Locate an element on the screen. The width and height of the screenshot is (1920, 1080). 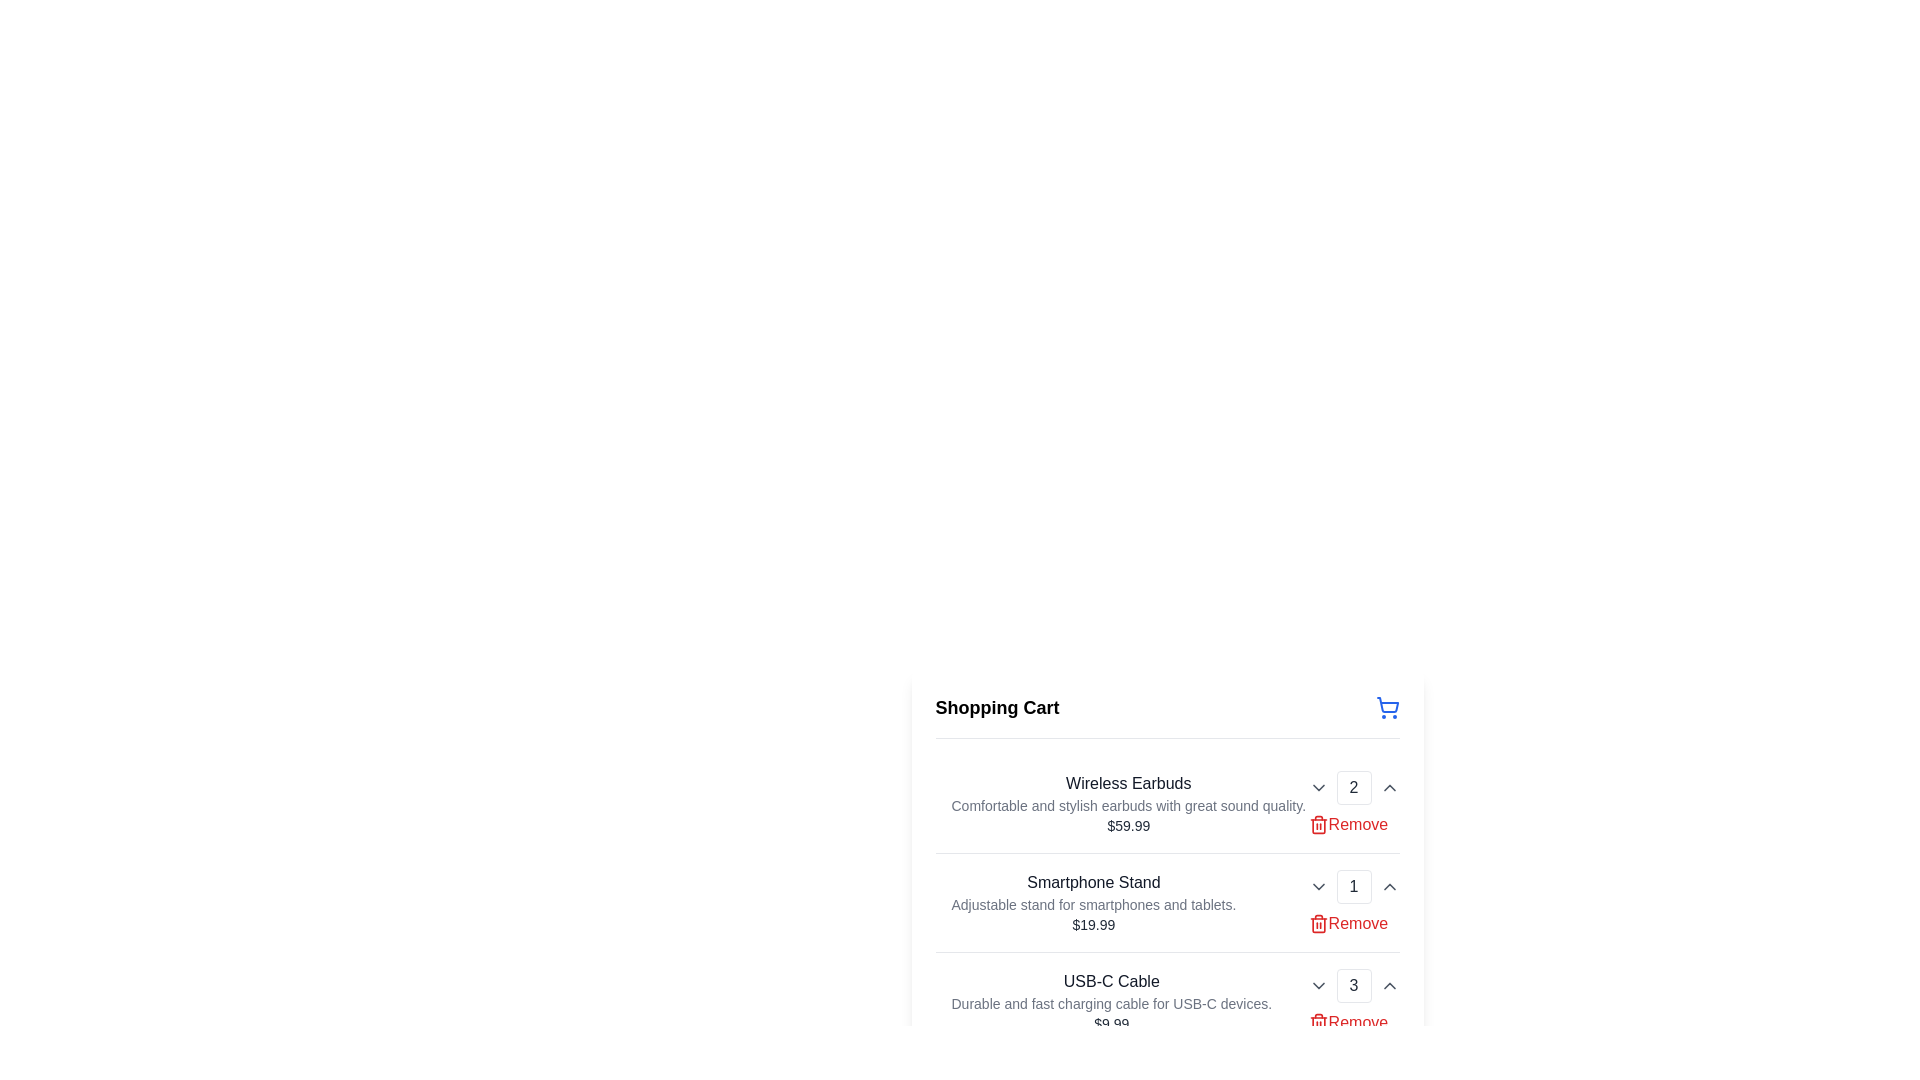
the Text display field showing the number '3' in light gray text, which is part of a quantity selector for the 'USB-C Cable' item in the shopping cart UI is located at coordinates (1353, 985).